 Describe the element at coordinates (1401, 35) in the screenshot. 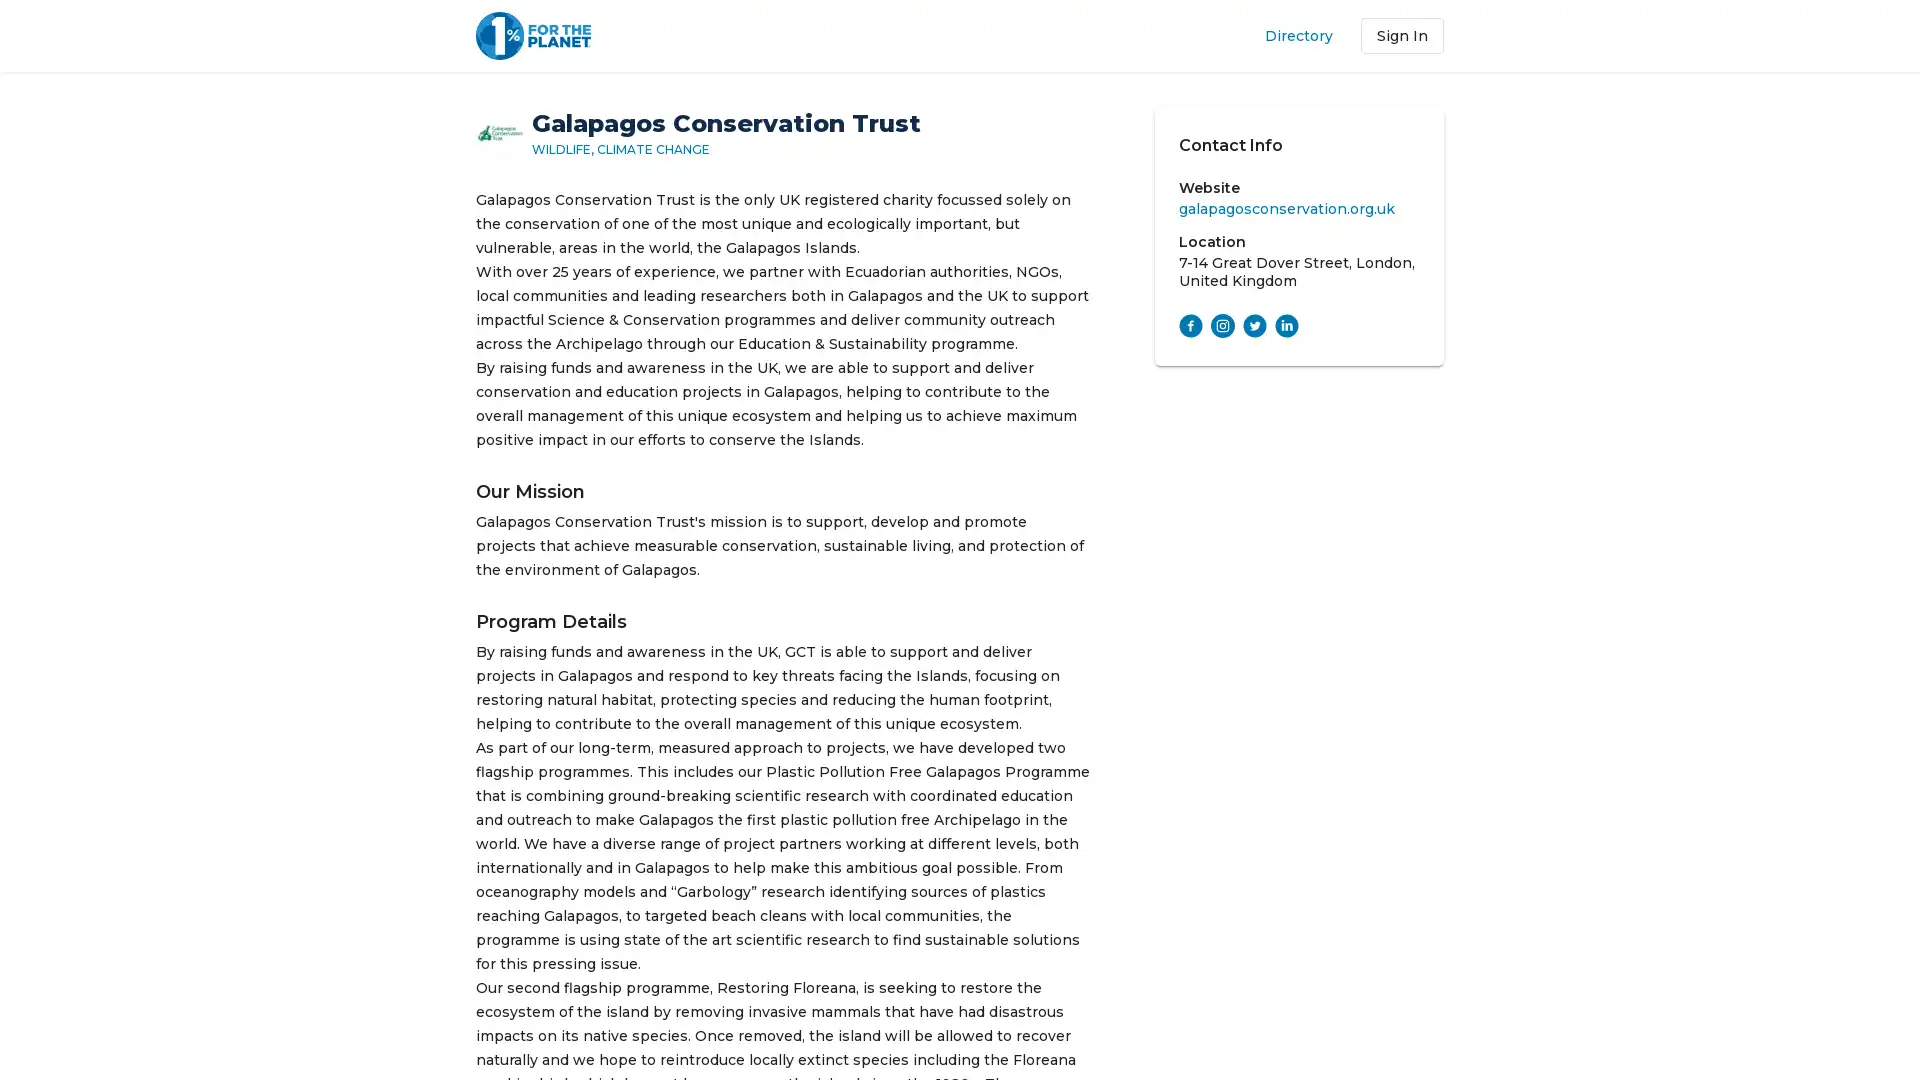

I see `Sign In` at that location.